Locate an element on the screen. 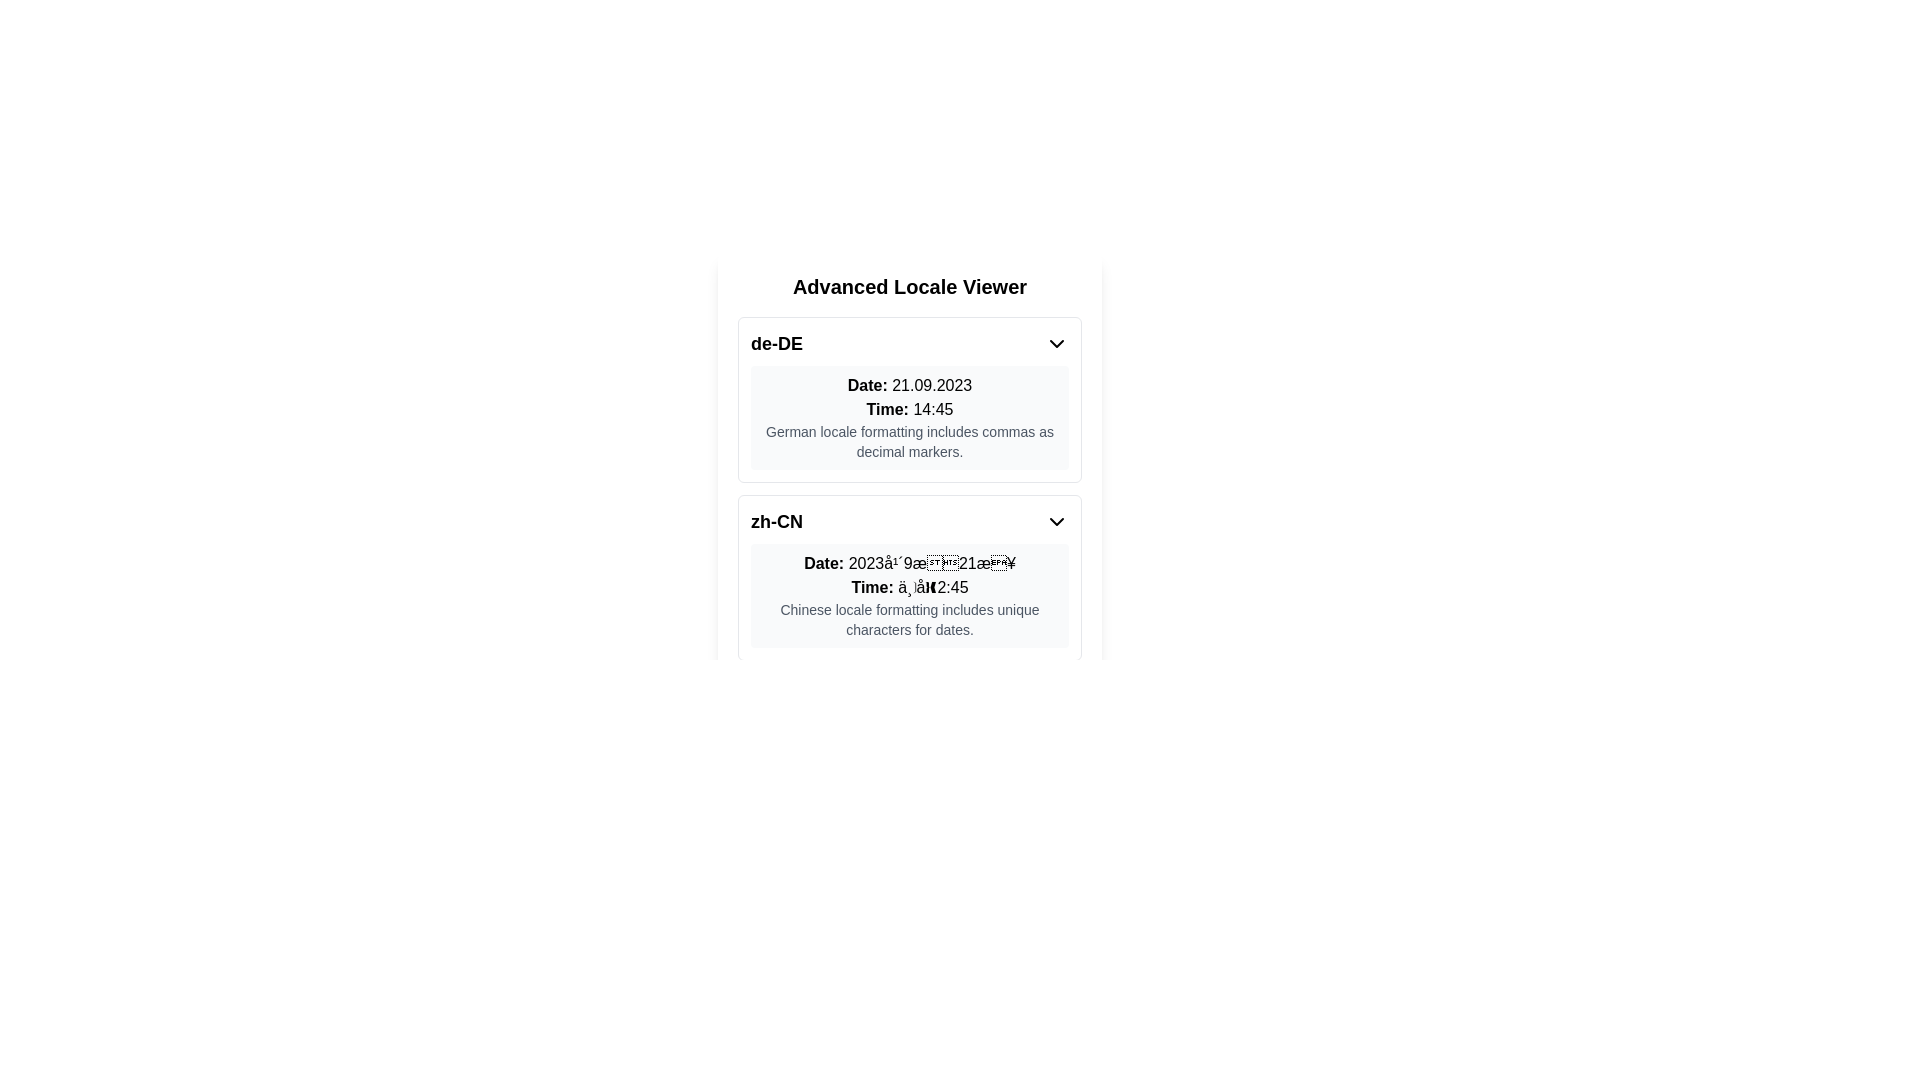 The image size is (1920, 1080). the text label displaying 'Time:' which is styled in a standard sans-serif font and located in the lower section of the interface for the 'zh-CN' locale is located at coordinates (872, 586).